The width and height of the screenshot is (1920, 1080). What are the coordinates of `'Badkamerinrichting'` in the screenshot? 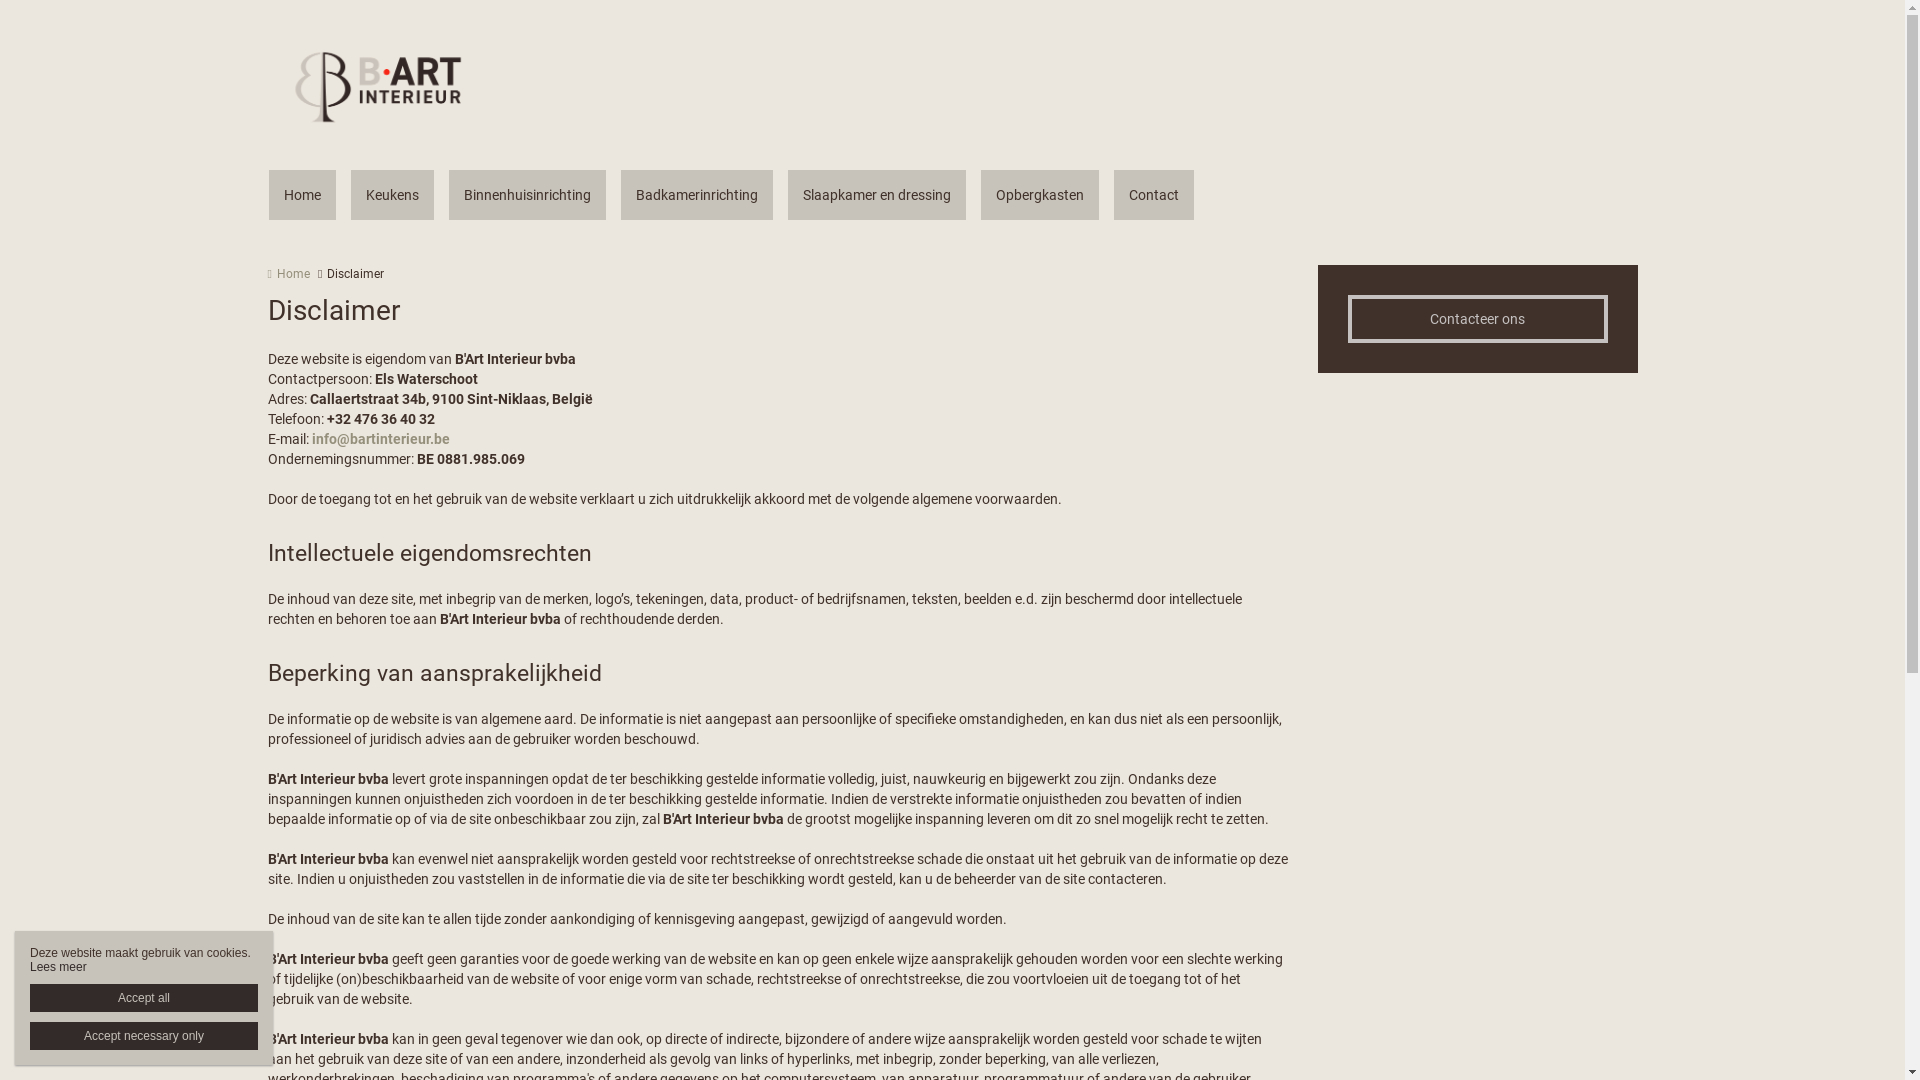 It's located at (696, 195).